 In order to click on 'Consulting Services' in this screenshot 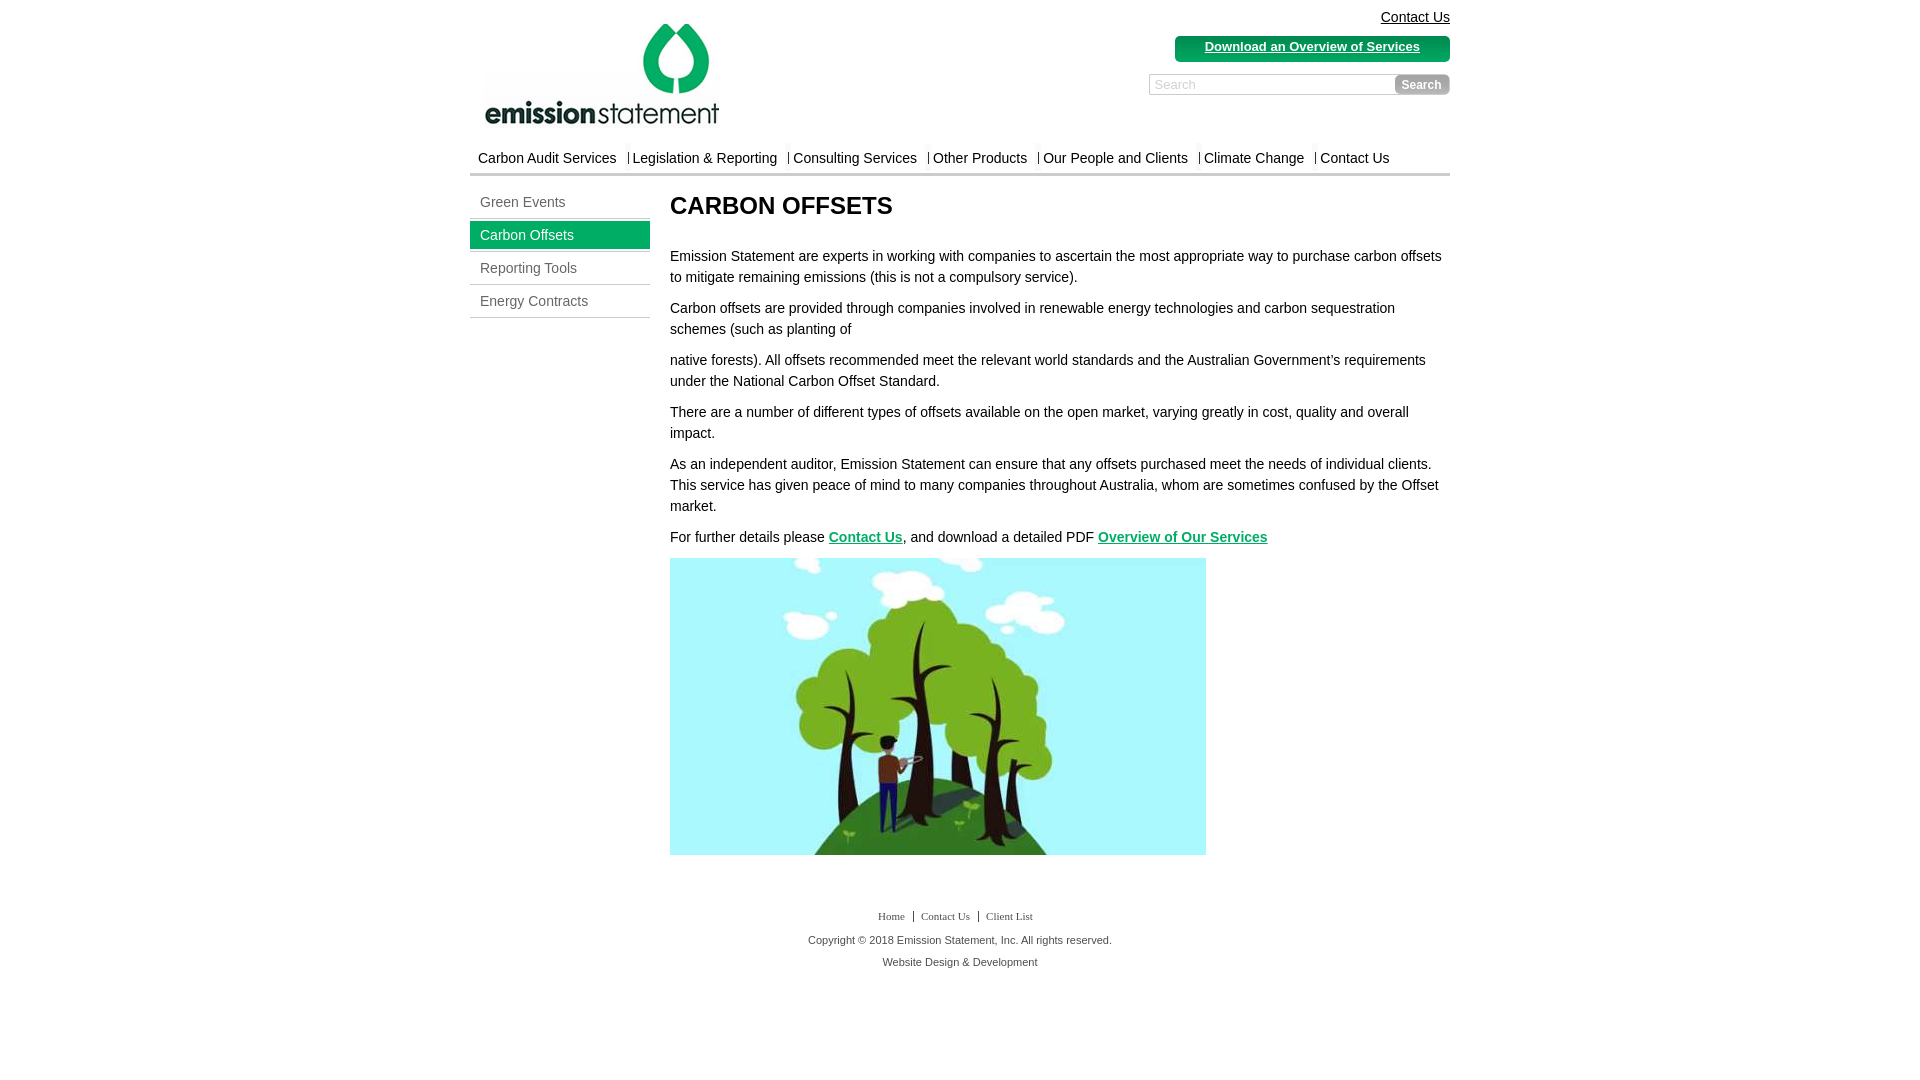, I will do `click(854, 157)`.